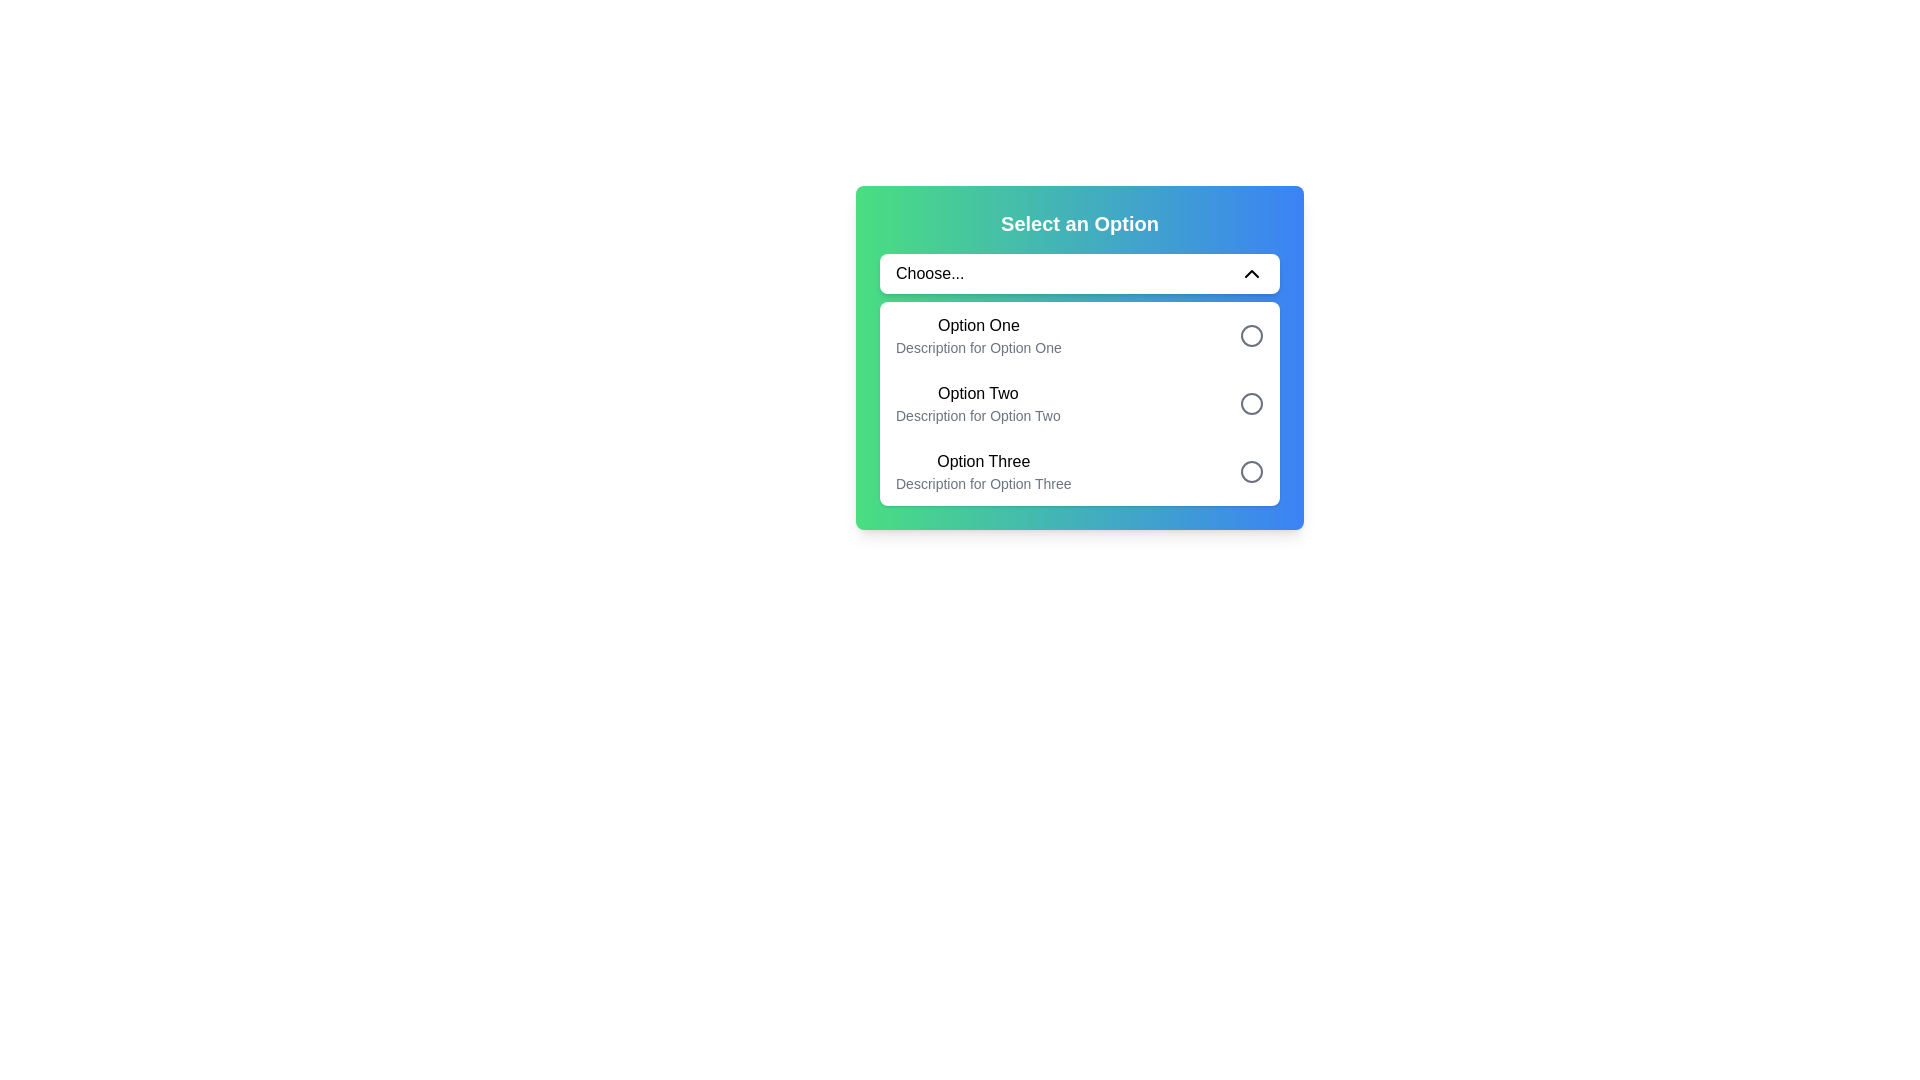  I want to click on the supplementary text label for 'Option Three' in the dropdown menu, which is located below the 'Option Three' title, so click(983, 483).